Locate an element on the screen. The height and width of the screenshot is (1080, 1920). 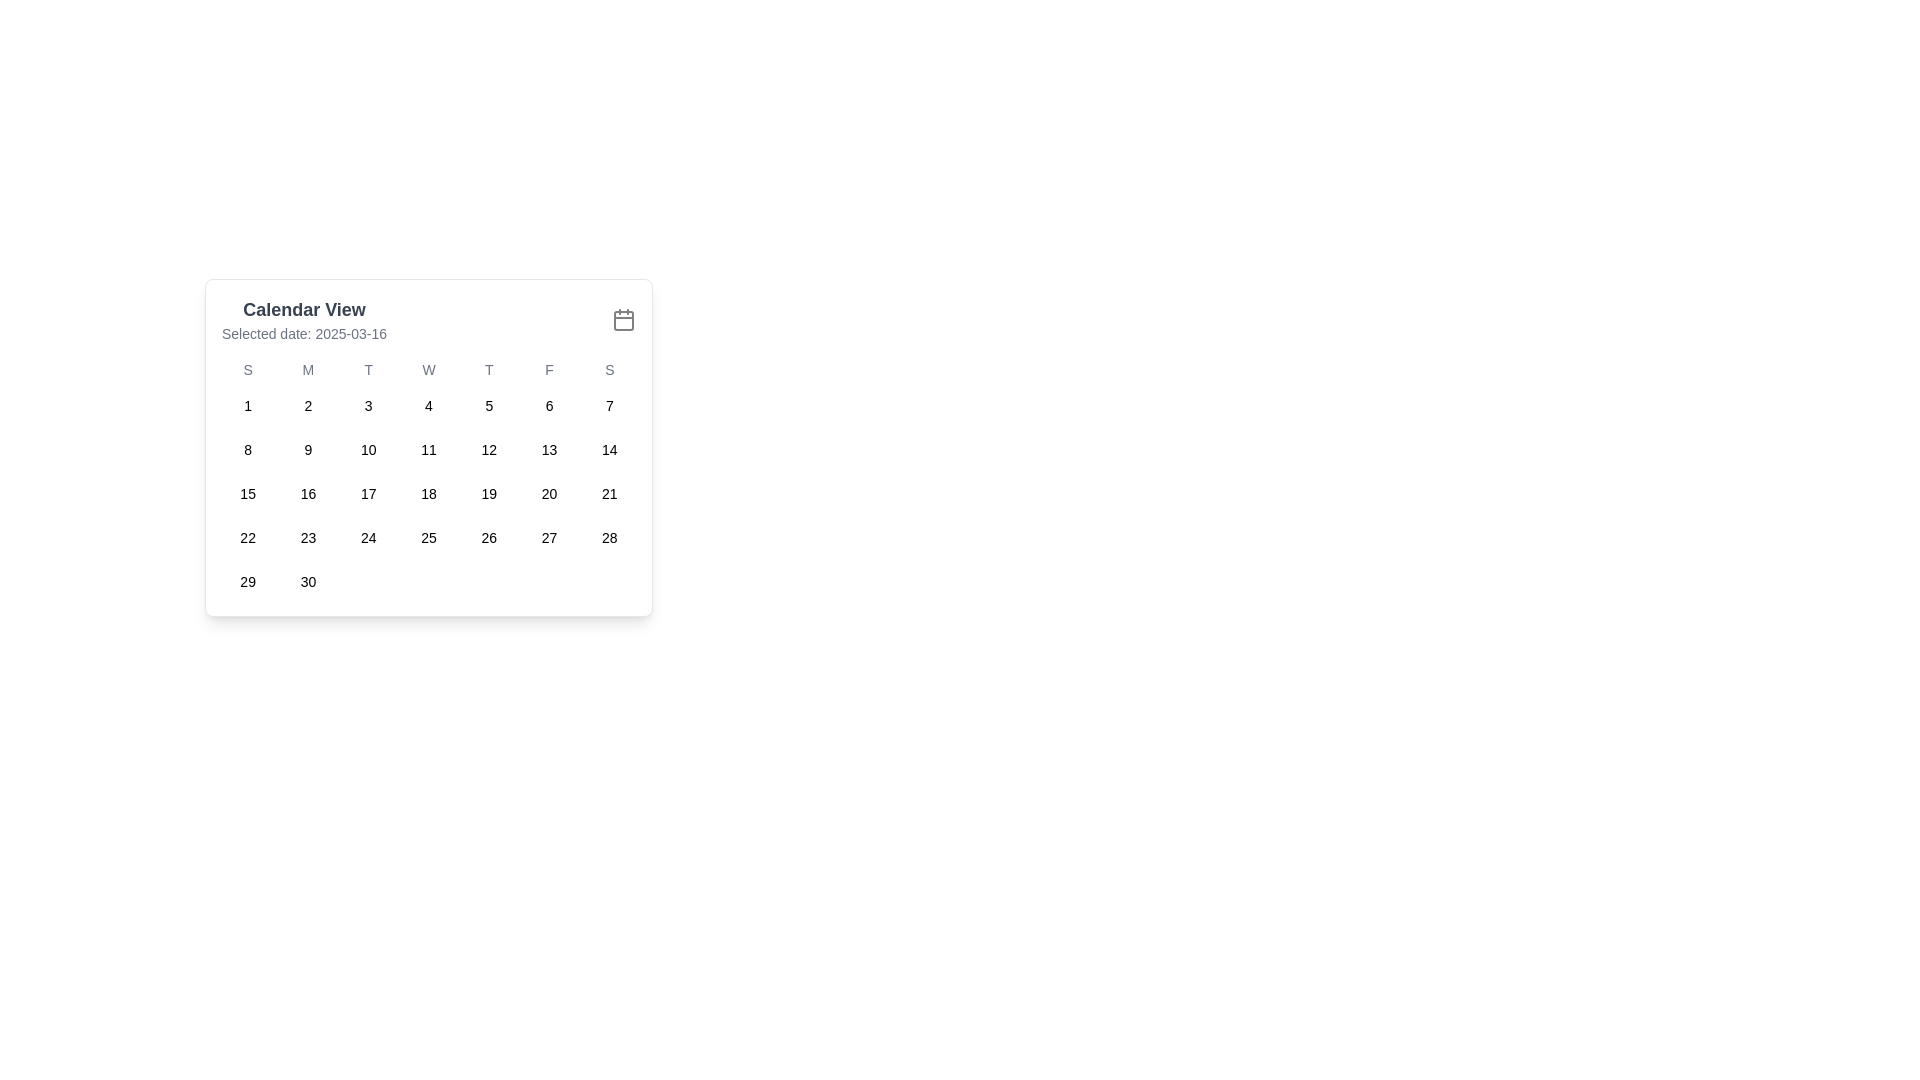
the text label displaying 'S' in the header row of the calendar grid, which is the last item representing the days of the week is located at coordinates (608, 370).